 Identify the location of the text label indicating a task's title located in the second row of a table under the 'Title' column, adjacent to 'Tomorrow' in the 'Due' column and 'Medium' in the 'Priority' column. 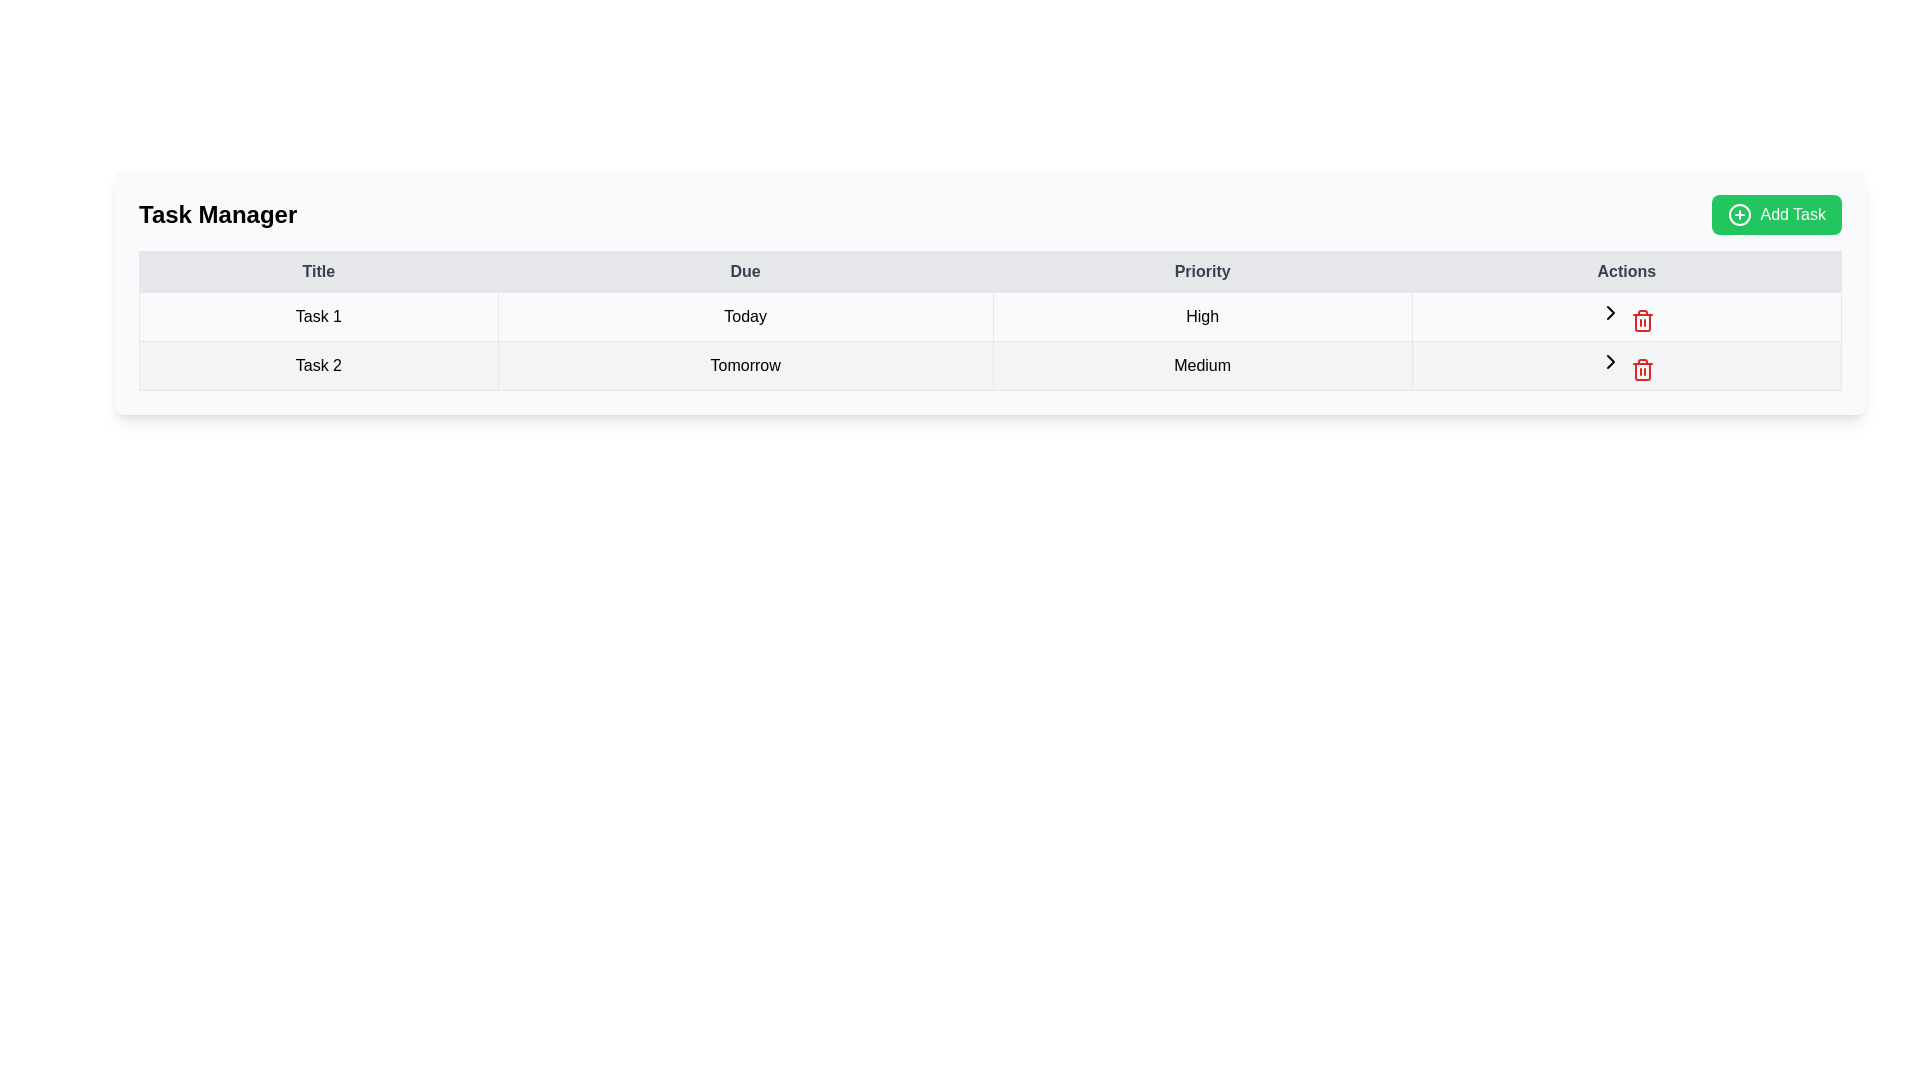
(317, 365).